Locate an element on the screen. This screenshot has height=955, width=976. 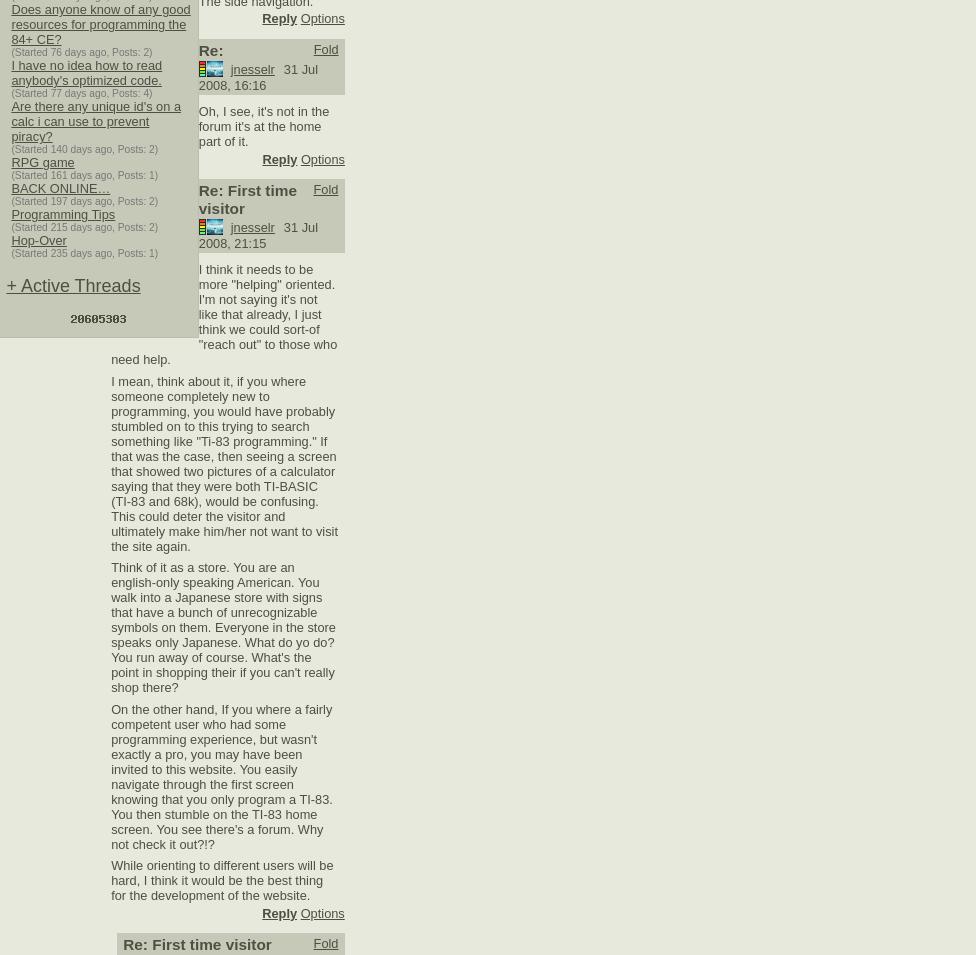
'On the other hand, If you where a fairly competent user who had some programming experience, but wasn't exactly a pro, you may have been invited to this website. You easily navigate through the first screen knowing that you only program a TI-83. You then stumble on the TI-83 home screen. You see there's a forum. Why not check it out?!?' is located at coordinates (220, 775).